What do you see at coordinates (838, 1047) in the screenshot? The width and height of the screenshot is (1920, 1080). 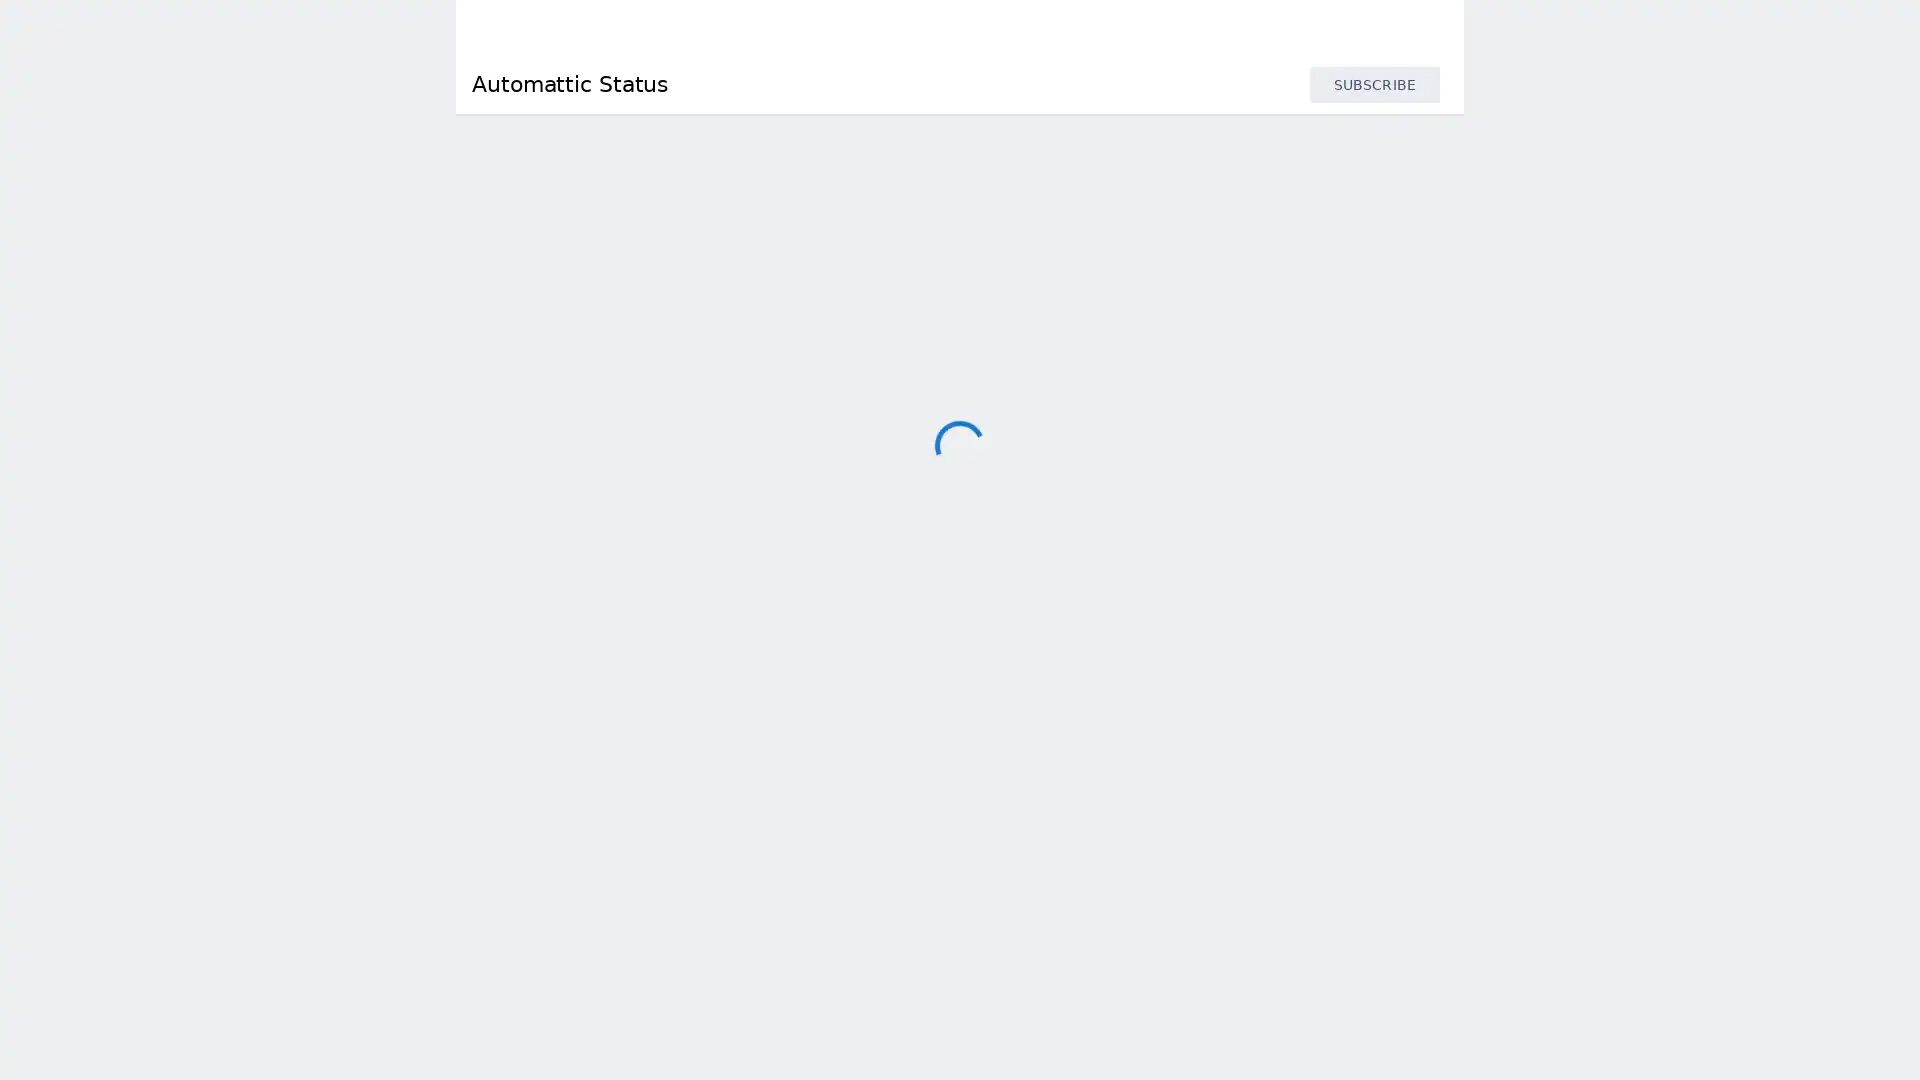 I see `Tumblr API Response Time : 121 ms` at bounding box center [838, 1047].